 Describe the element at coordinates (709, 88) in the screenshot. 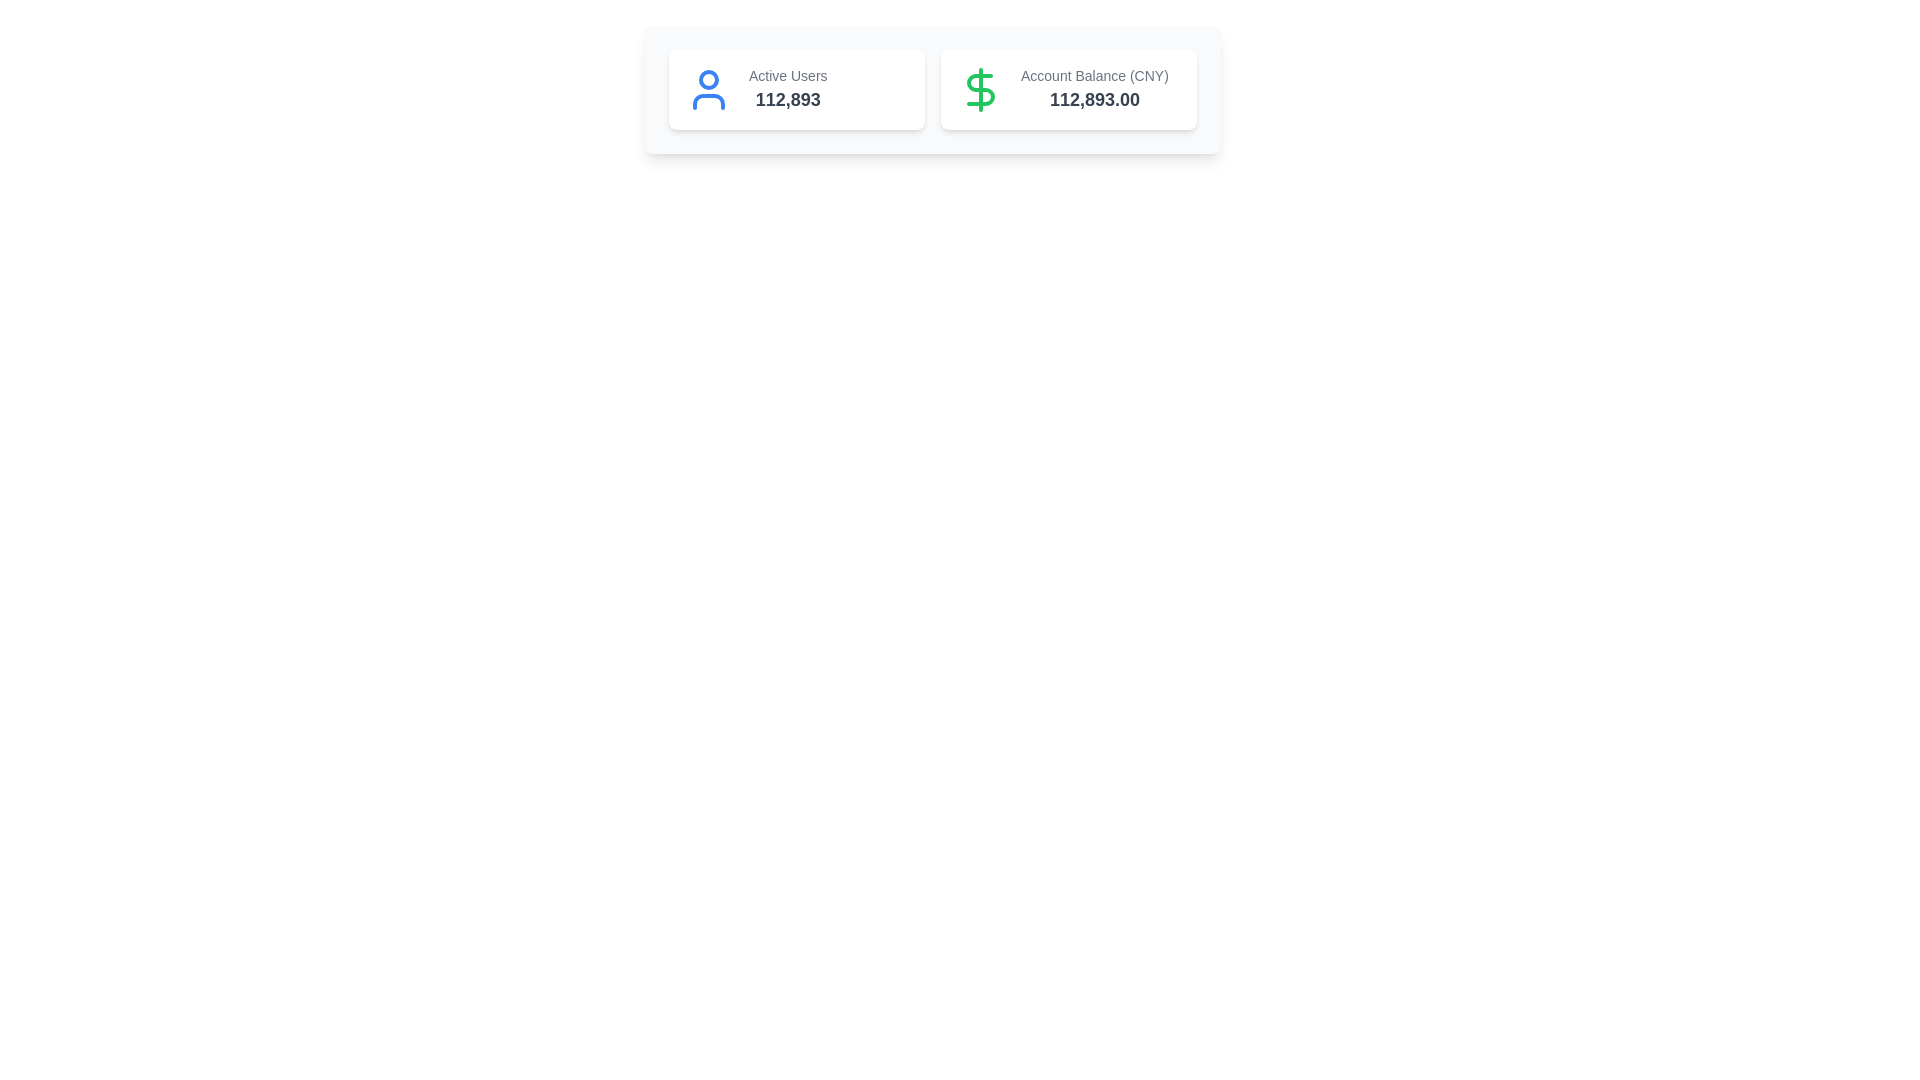

I see `the SVG icon representing user count, positioned at the top-left corner of the card displaying 'Active Users' and '112,893'` at that location.